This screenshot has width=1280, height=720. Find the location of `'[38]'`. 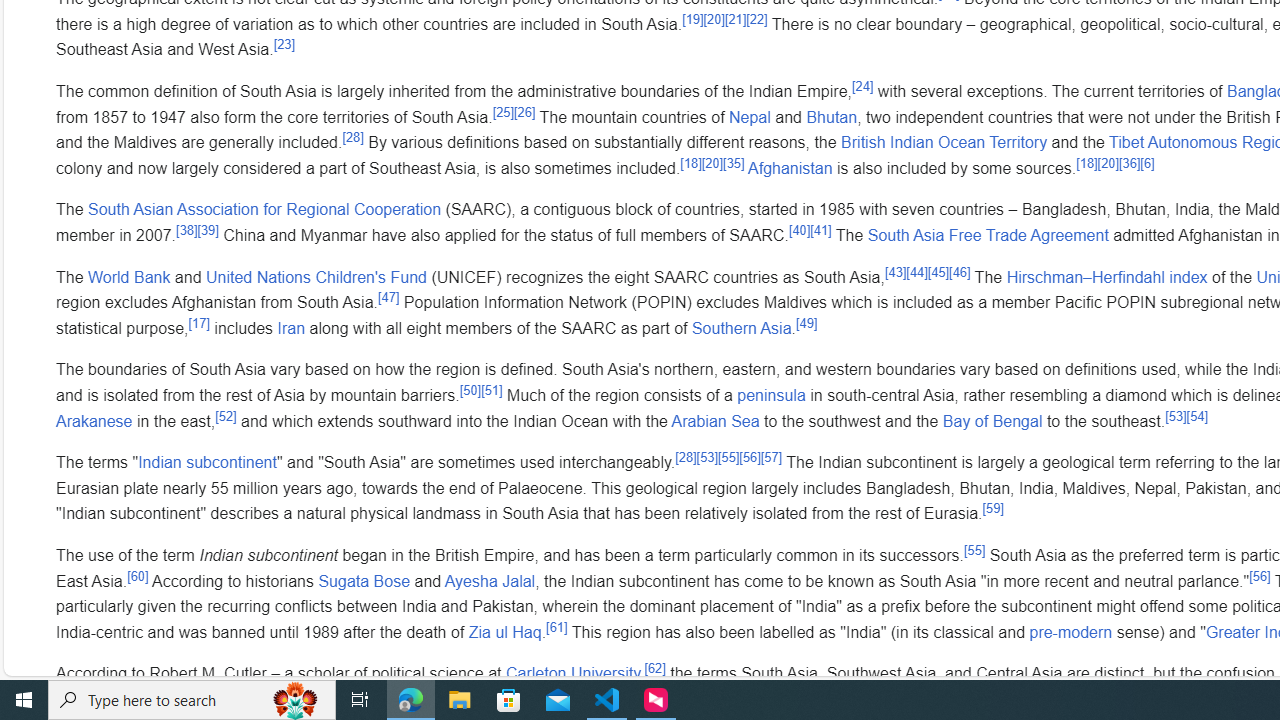

'[38]' is located at coordinates (187, 229).